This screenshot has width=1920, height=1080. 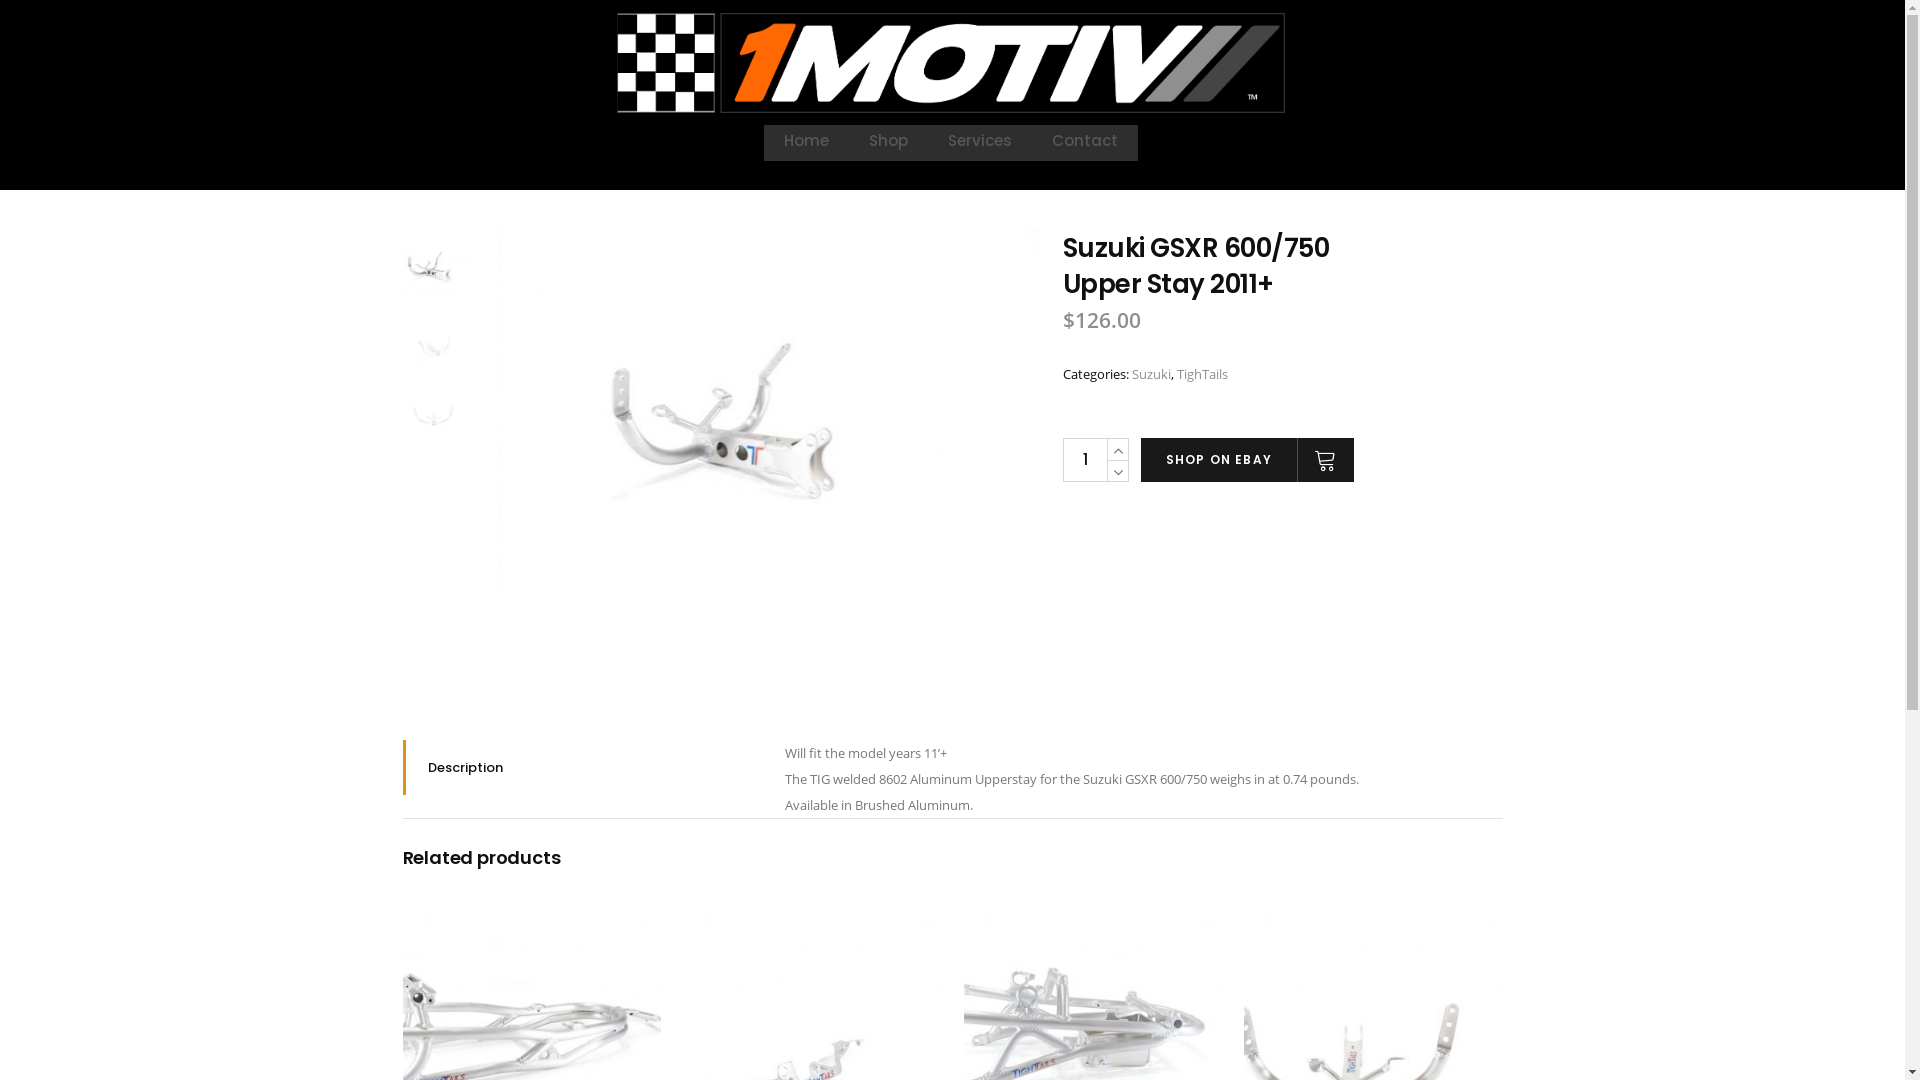 What do you see at coordinates (1083, 459) in the screenshot?
I see `'Qty'` at bounding box center [1083, 459].